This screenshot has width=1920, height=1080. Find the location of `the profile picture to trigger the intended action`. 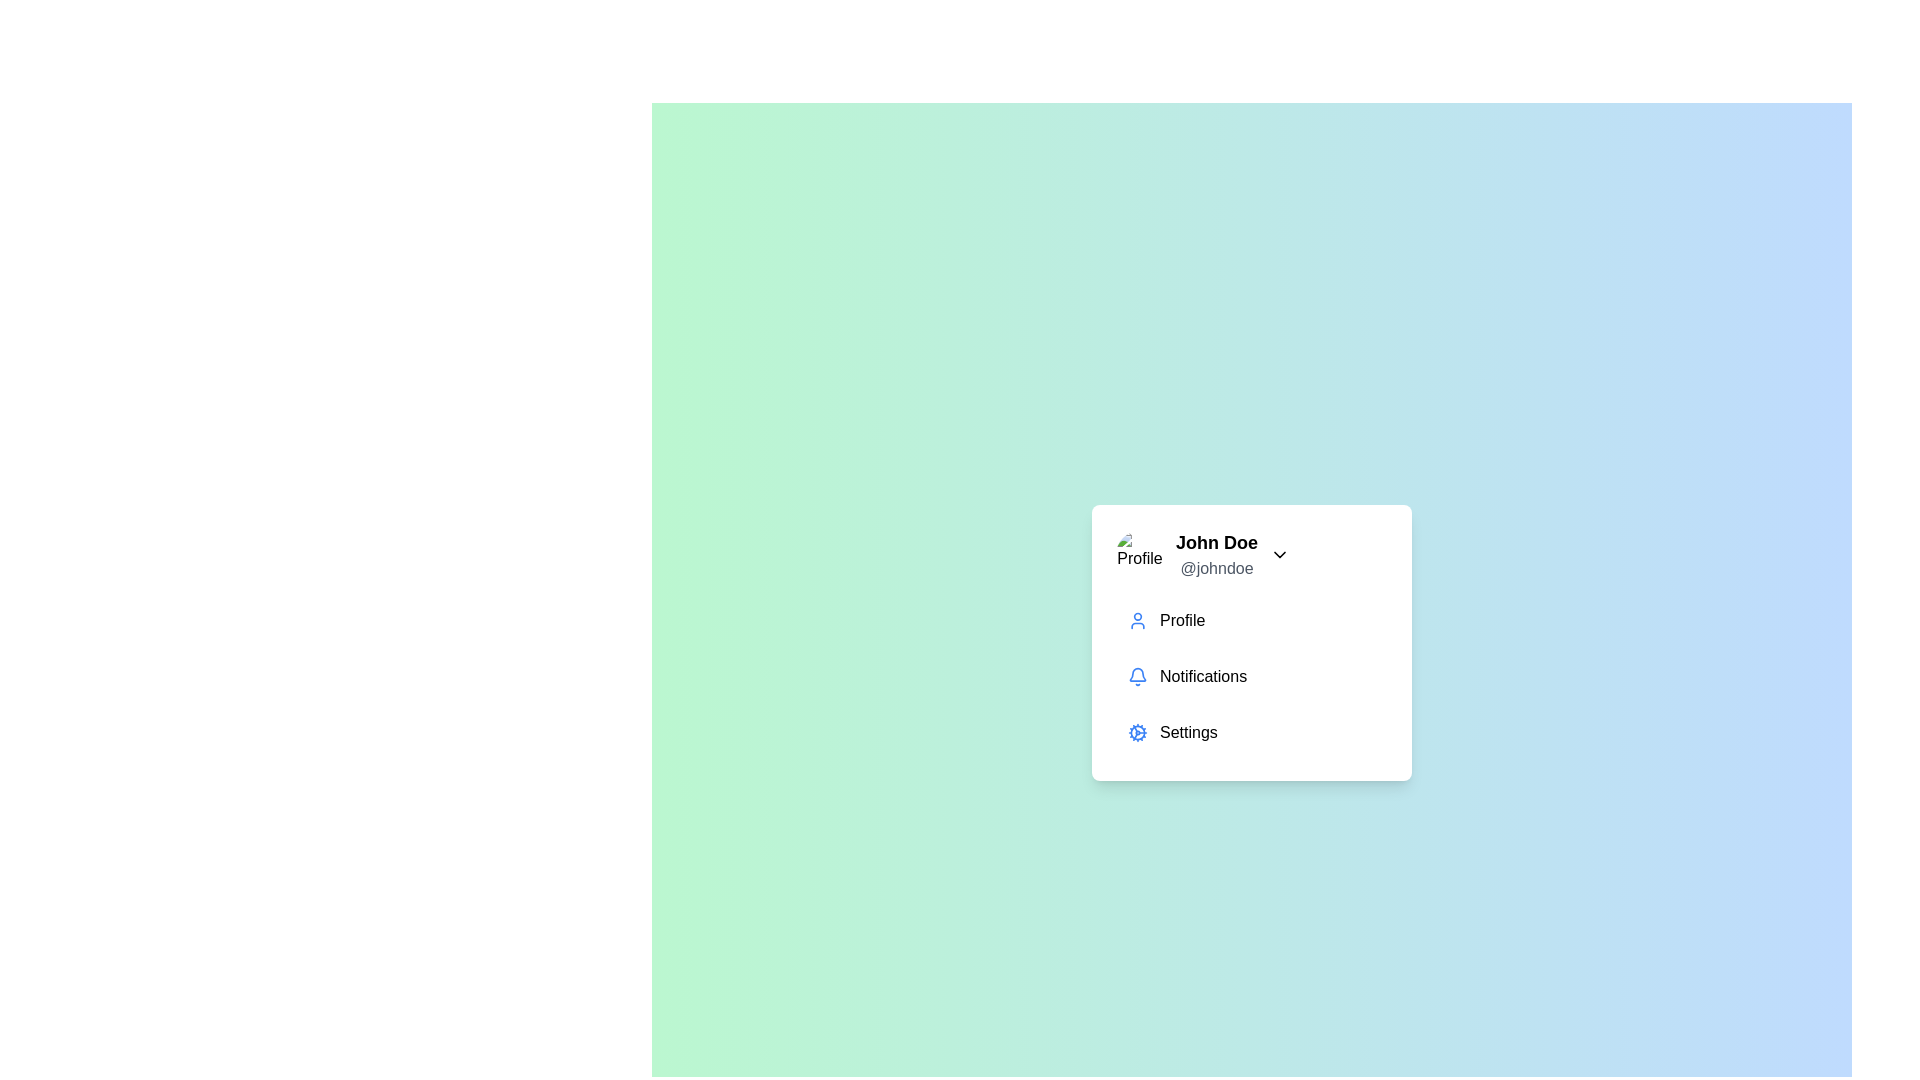

the profile picture to trigger the intended action is located at coordinates (1140, 555).